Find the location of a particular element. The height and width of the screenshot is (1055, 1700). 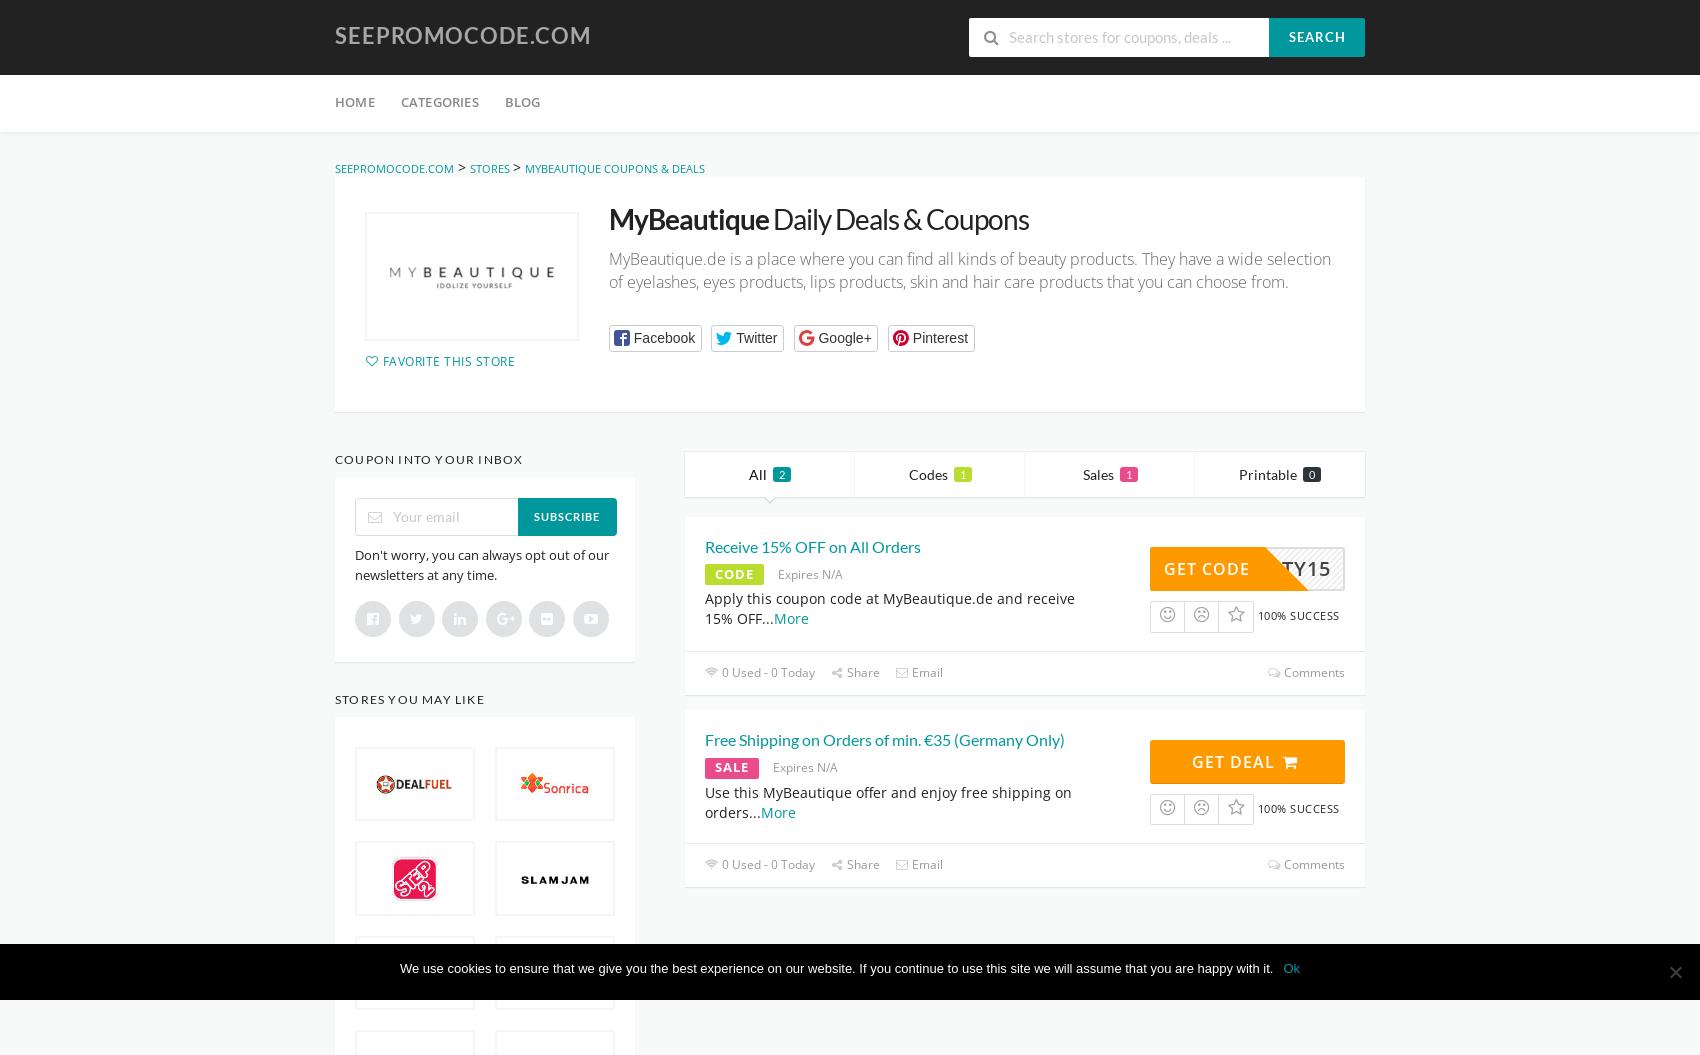

'Twitter' is located at coordinates (755, 335).